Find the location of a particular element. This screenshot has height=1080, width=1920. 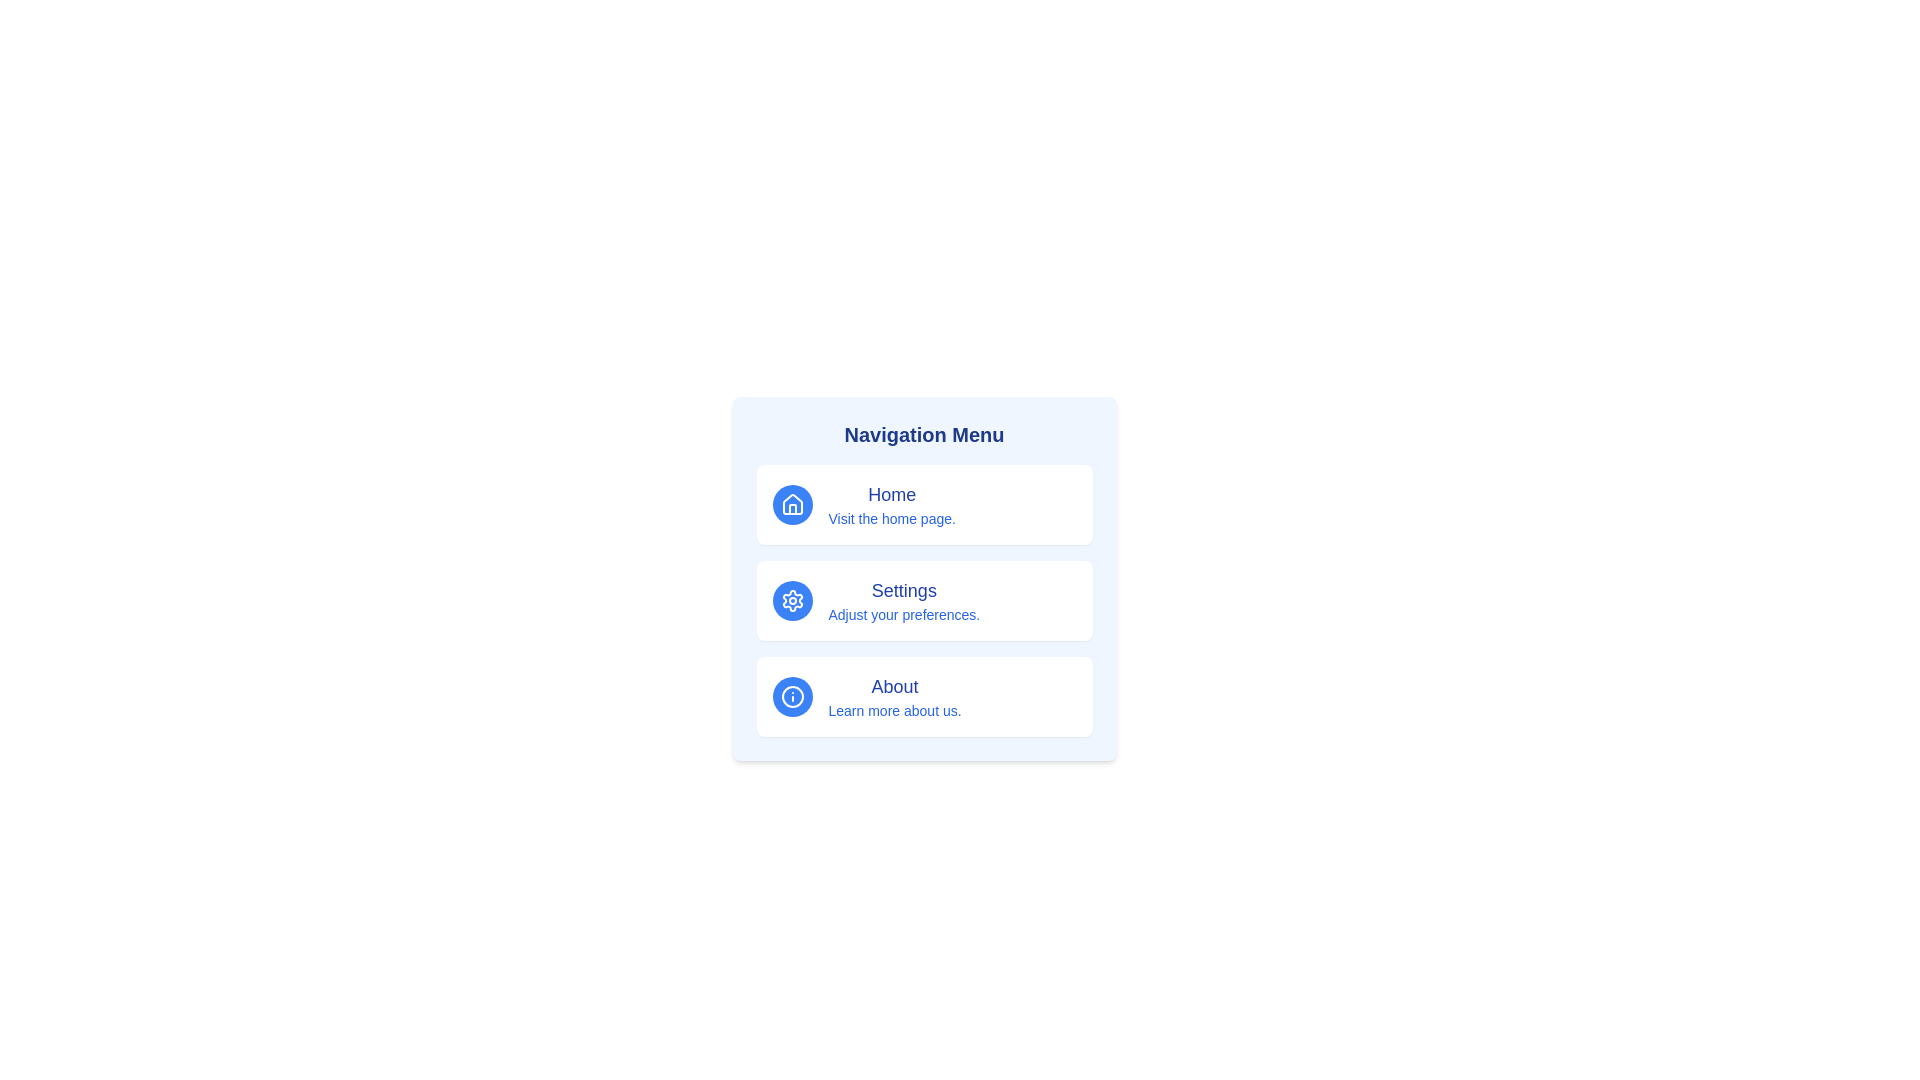

the 'Settings' button in the navigation menu, which features a blue circular gear icon and two lines of text is located at coordinates (923, 600).